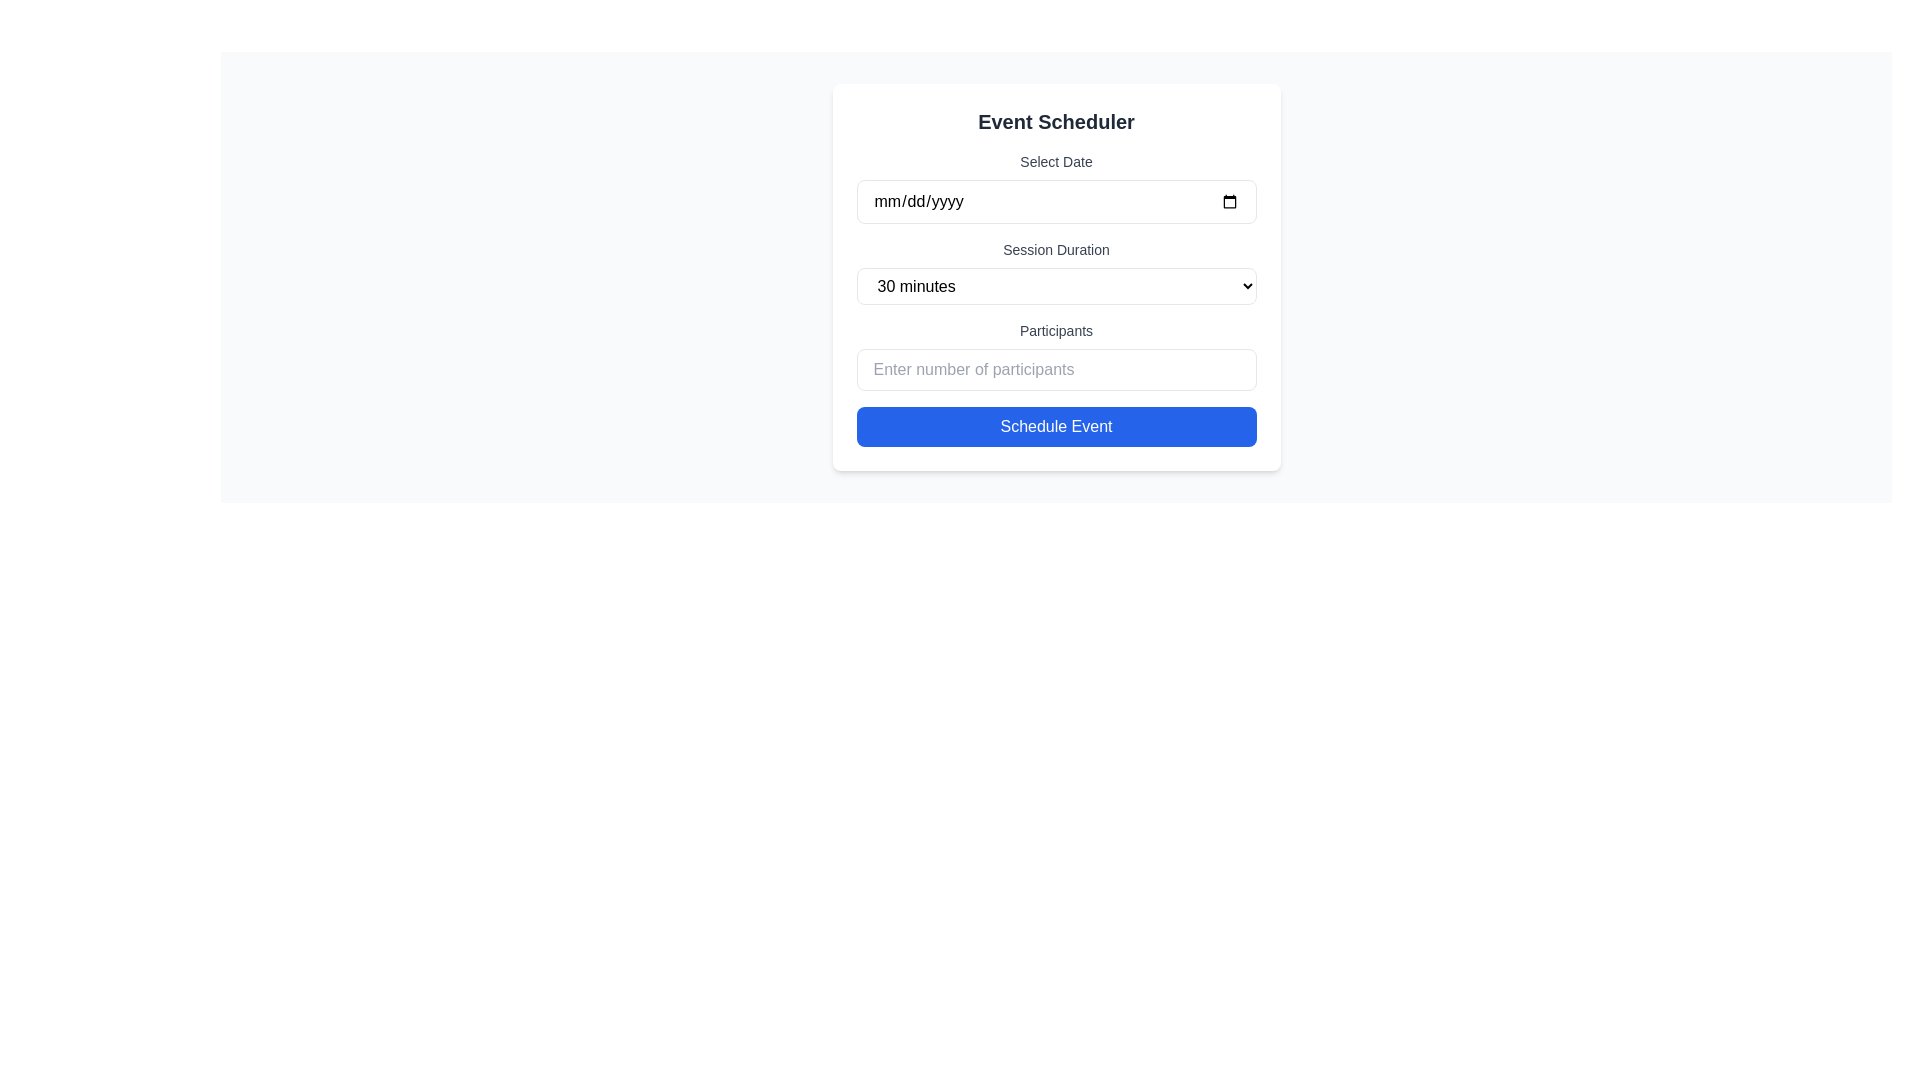  I want to click on an option from the Dropdown menu located below the 'Session Duration' label and above the 'Participants' text input field, so click(1055, 286).